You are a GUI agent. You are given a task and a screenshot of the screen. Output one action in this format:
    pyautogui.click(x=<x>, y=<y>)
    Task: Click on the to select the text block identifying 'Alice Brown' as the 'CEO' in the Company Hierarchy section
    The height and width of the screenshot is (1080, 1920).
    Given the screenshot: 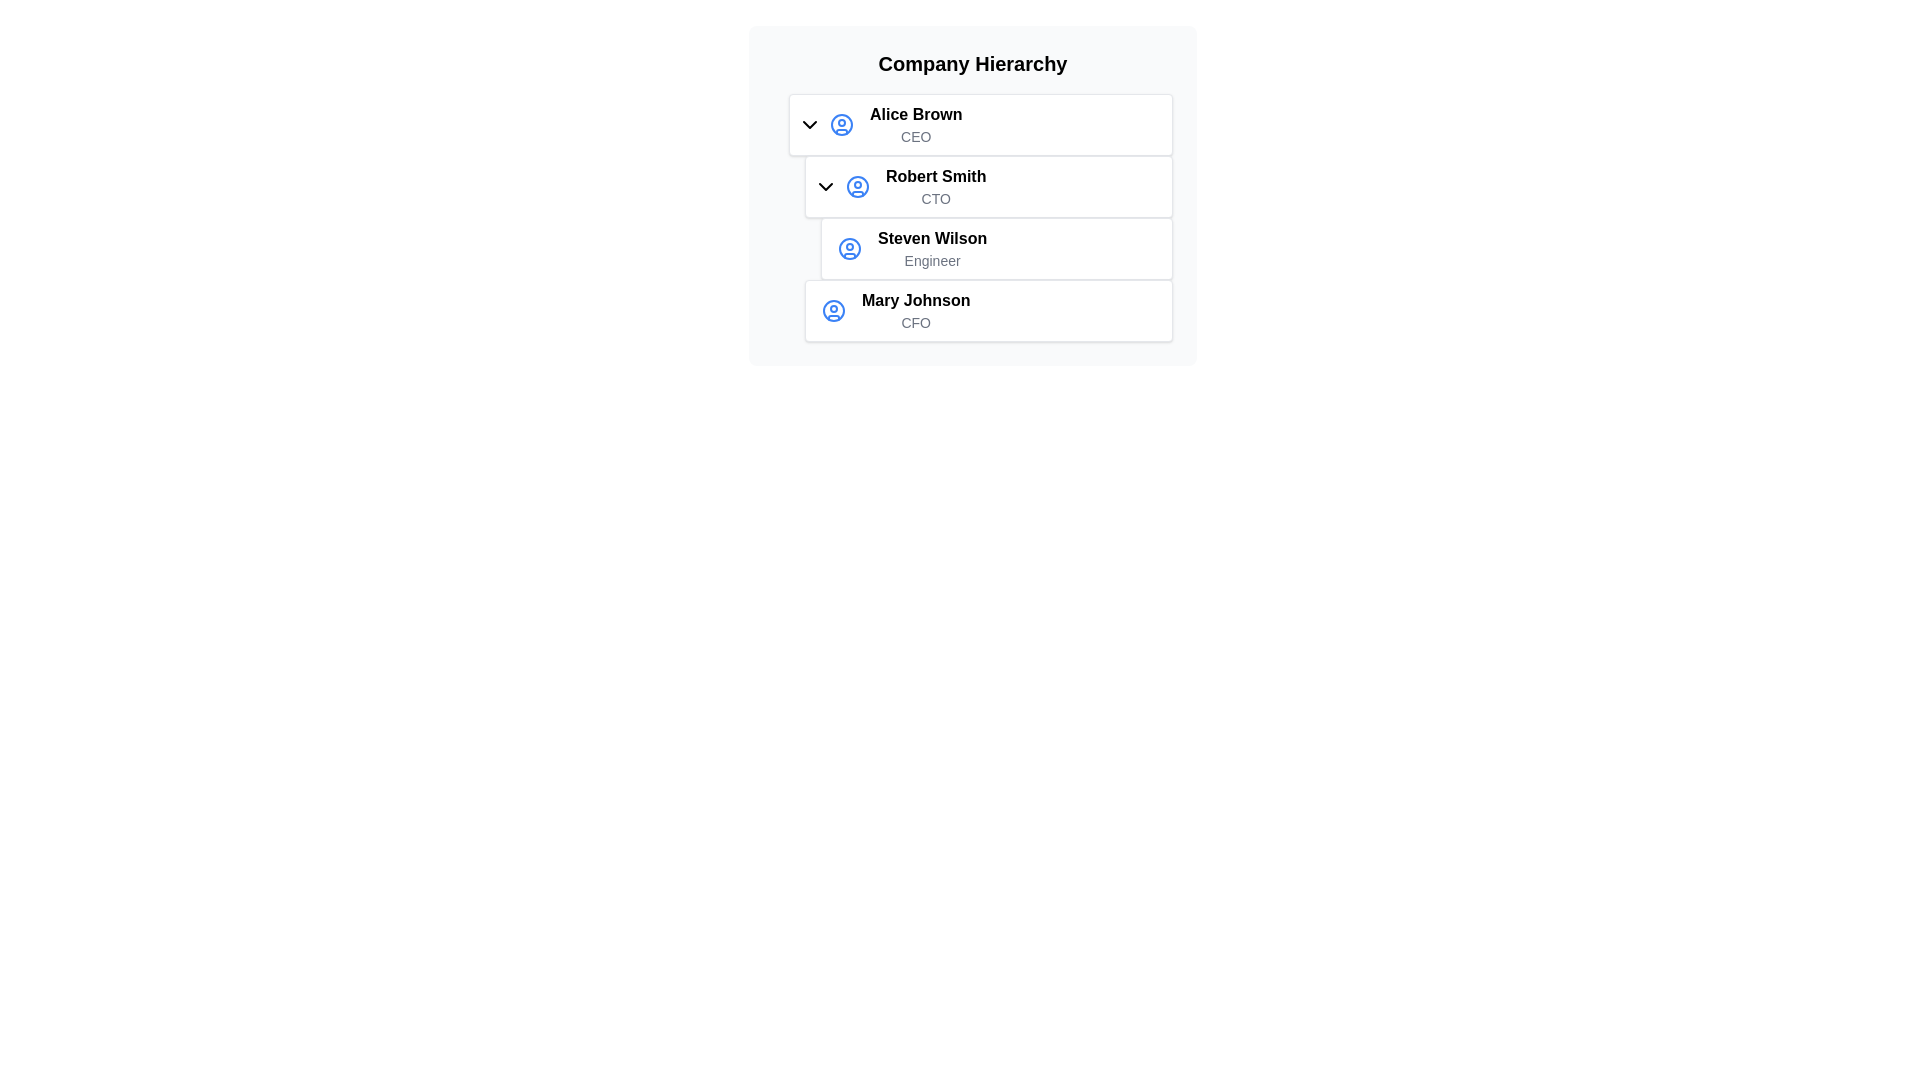 What is the action you would take?
    pyautogui.click(x=915, y=124)
    